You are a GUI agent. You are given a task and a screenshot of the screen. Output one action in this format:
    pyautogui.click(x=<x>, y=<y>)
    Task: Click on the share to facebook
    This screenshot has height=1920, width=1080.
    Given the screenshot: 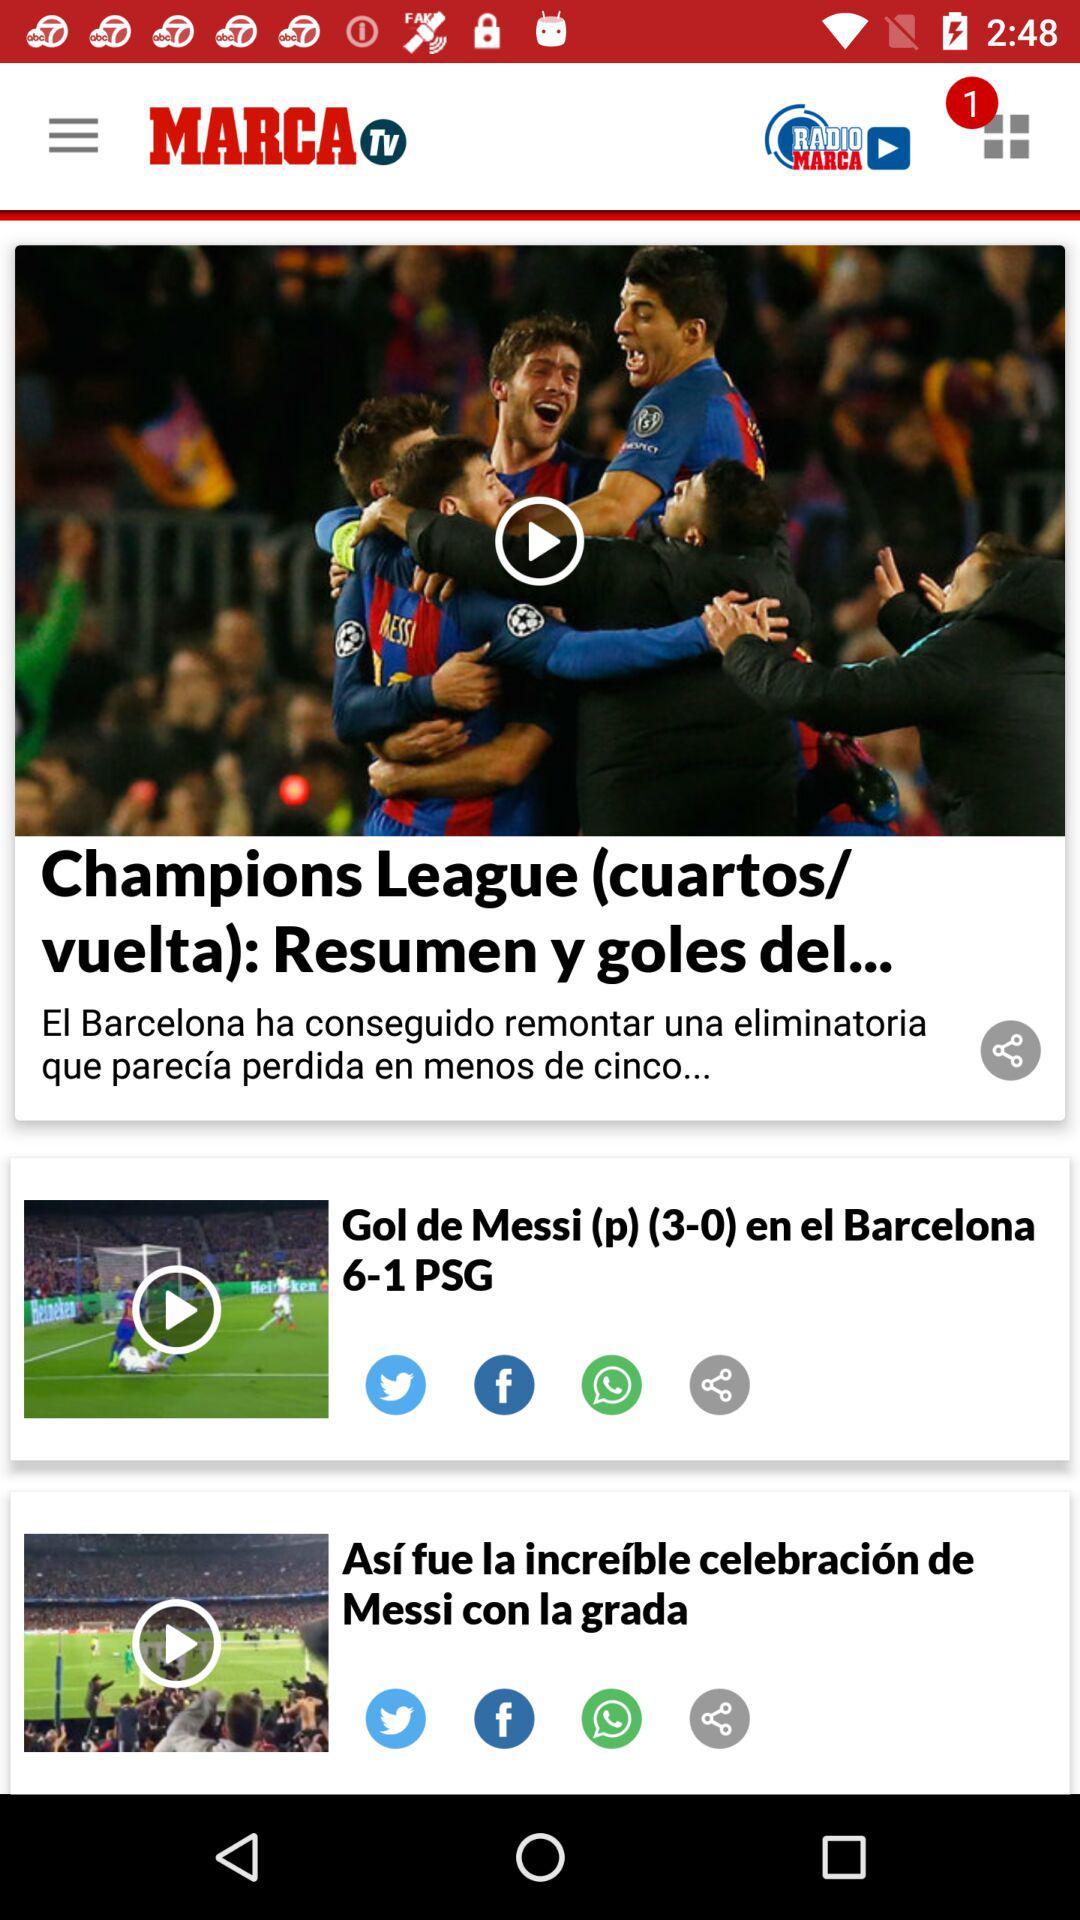 What is the action you would take?
    pyautogui.click(x=503, y=1717)
    